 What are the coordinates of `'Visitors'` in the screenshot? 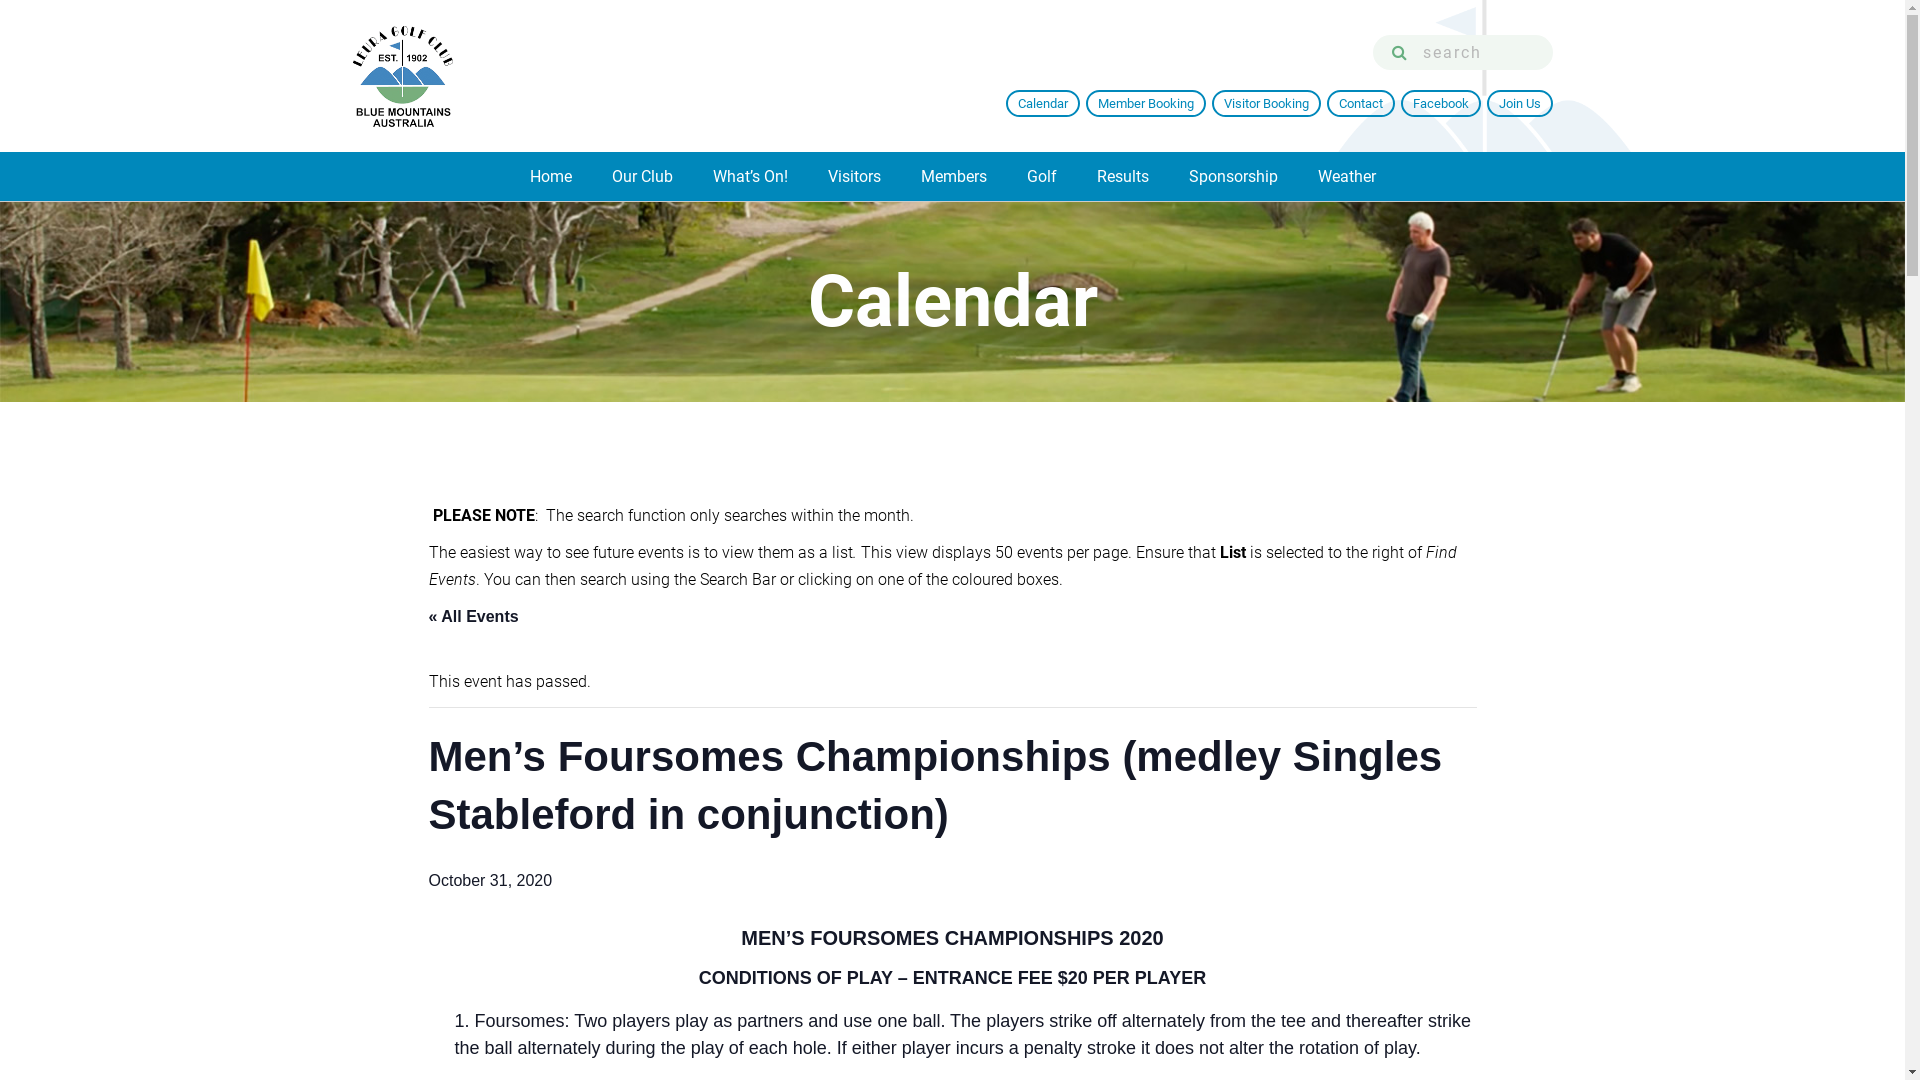 It's located at (854, 175).